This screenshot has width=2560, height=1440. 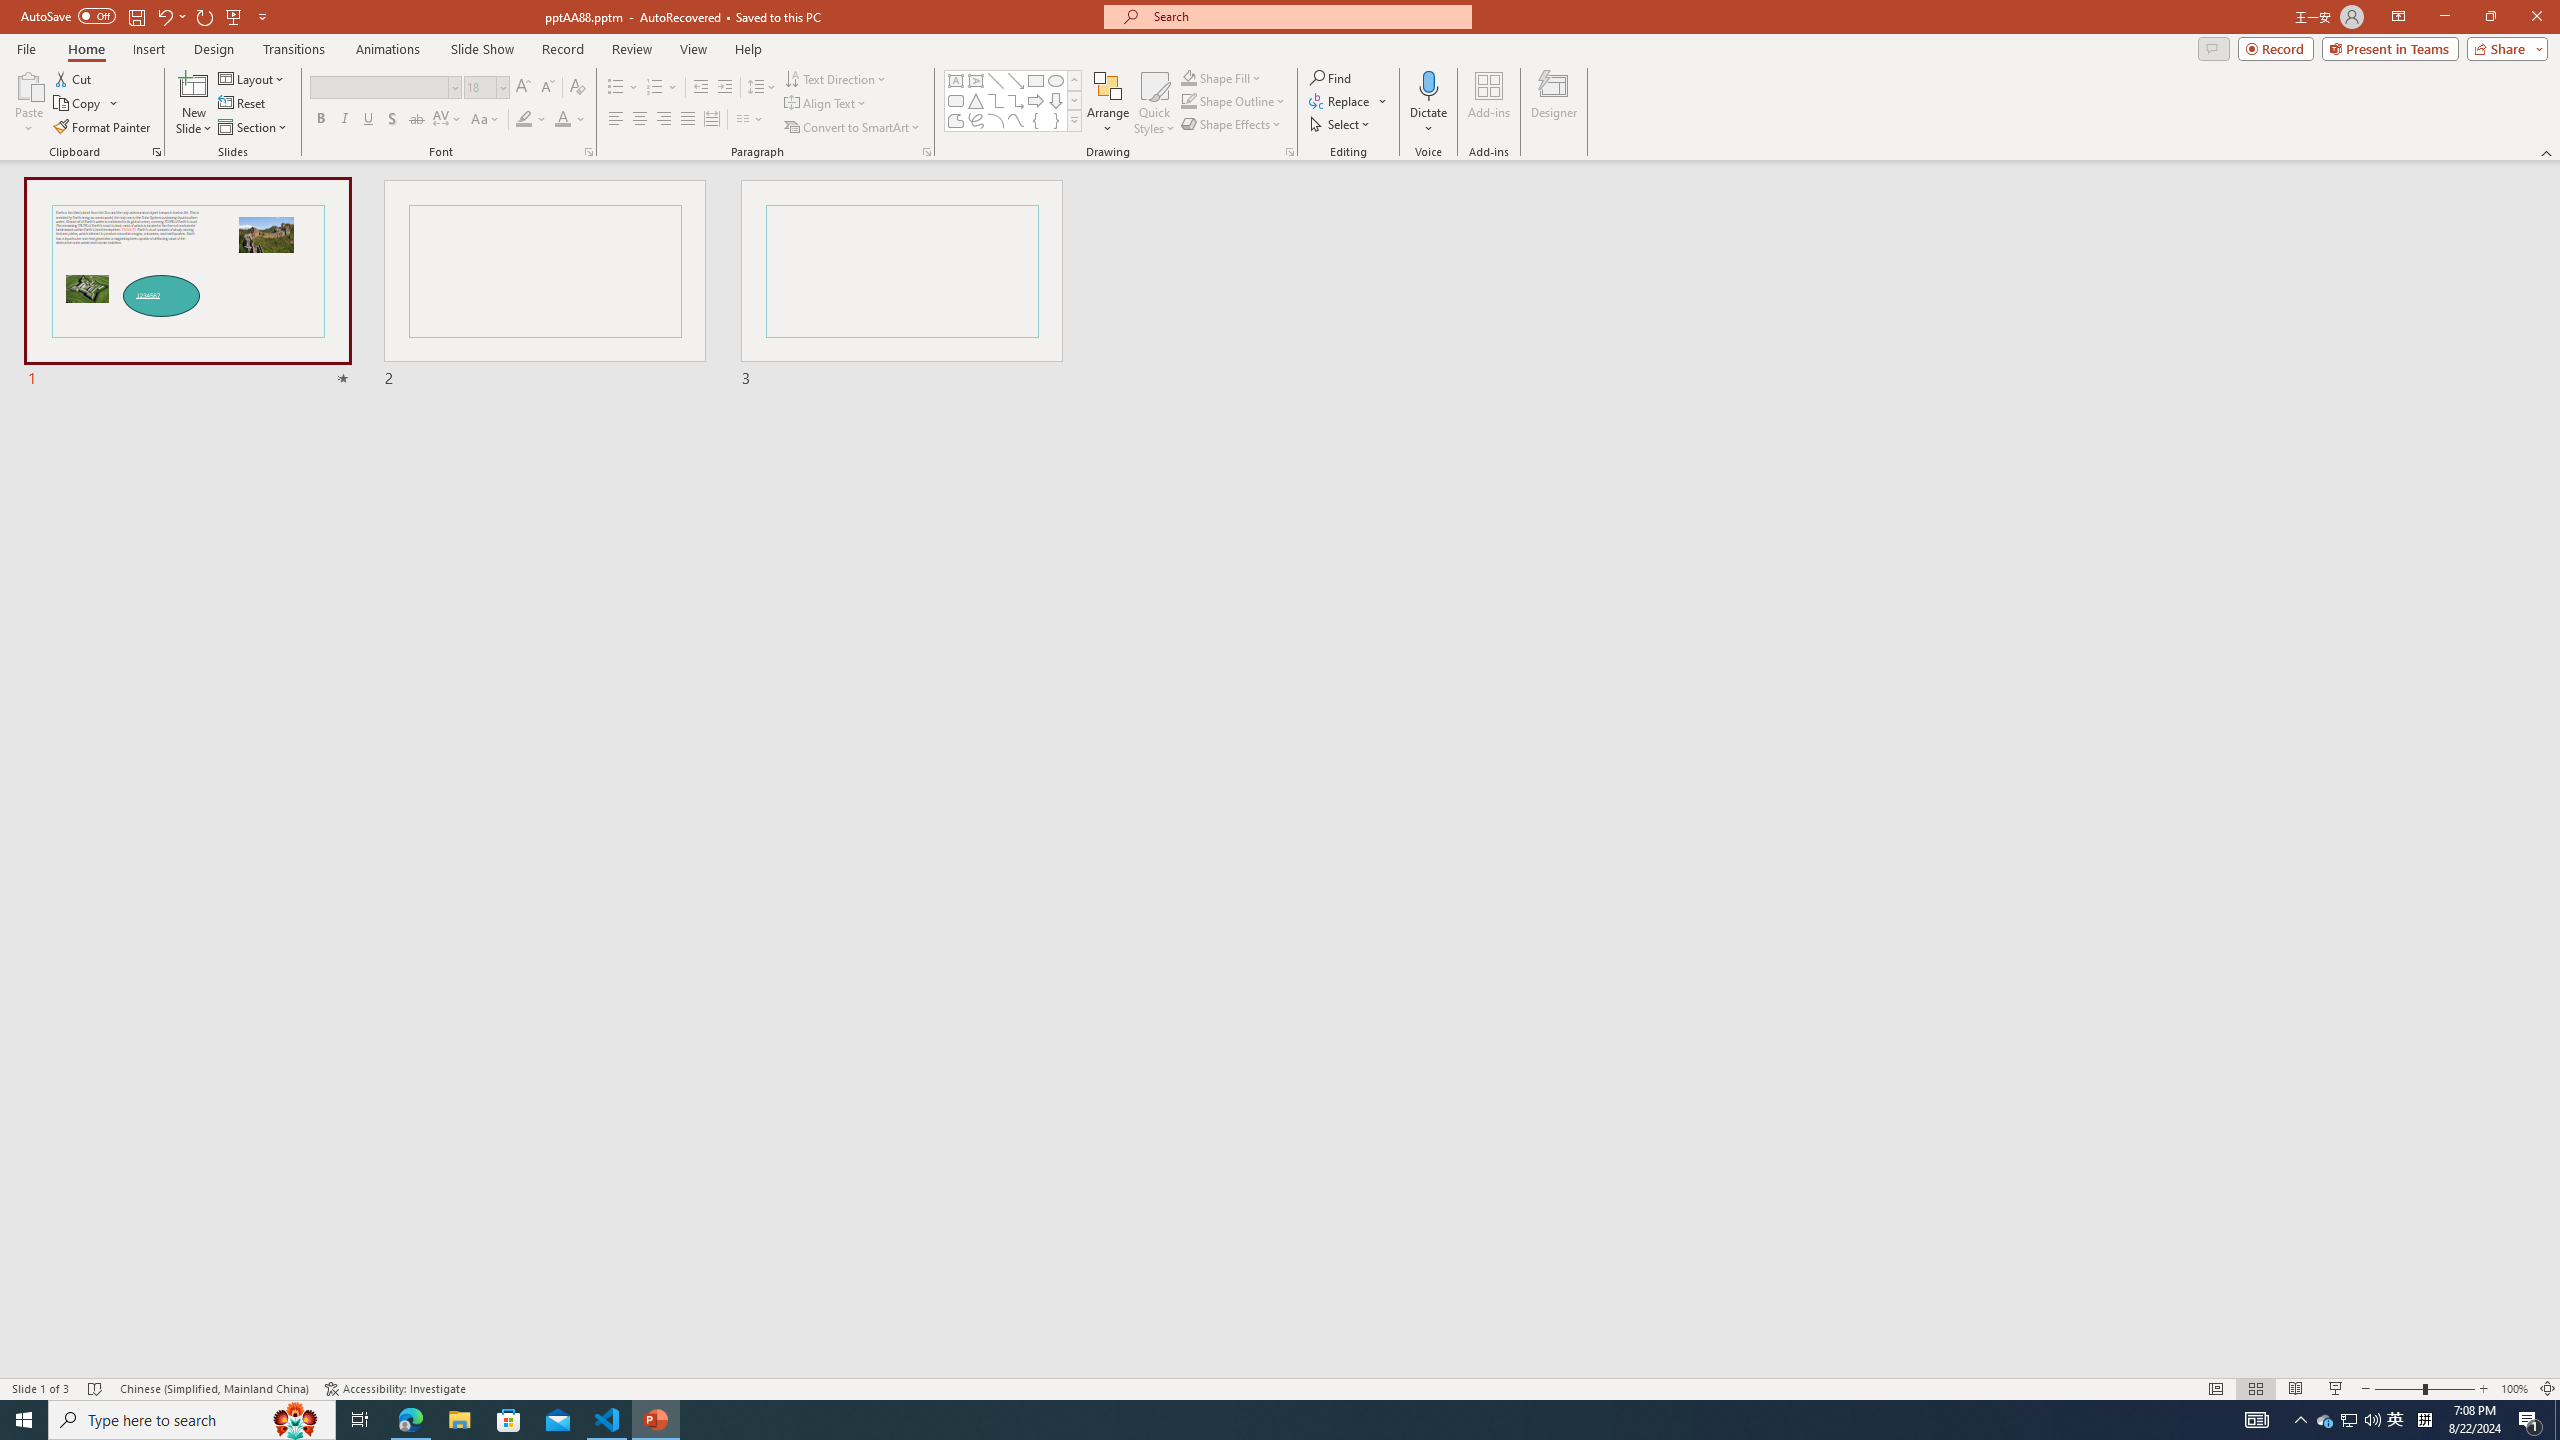 I want to click on 'Dictate', so click(x=1427, y=103).